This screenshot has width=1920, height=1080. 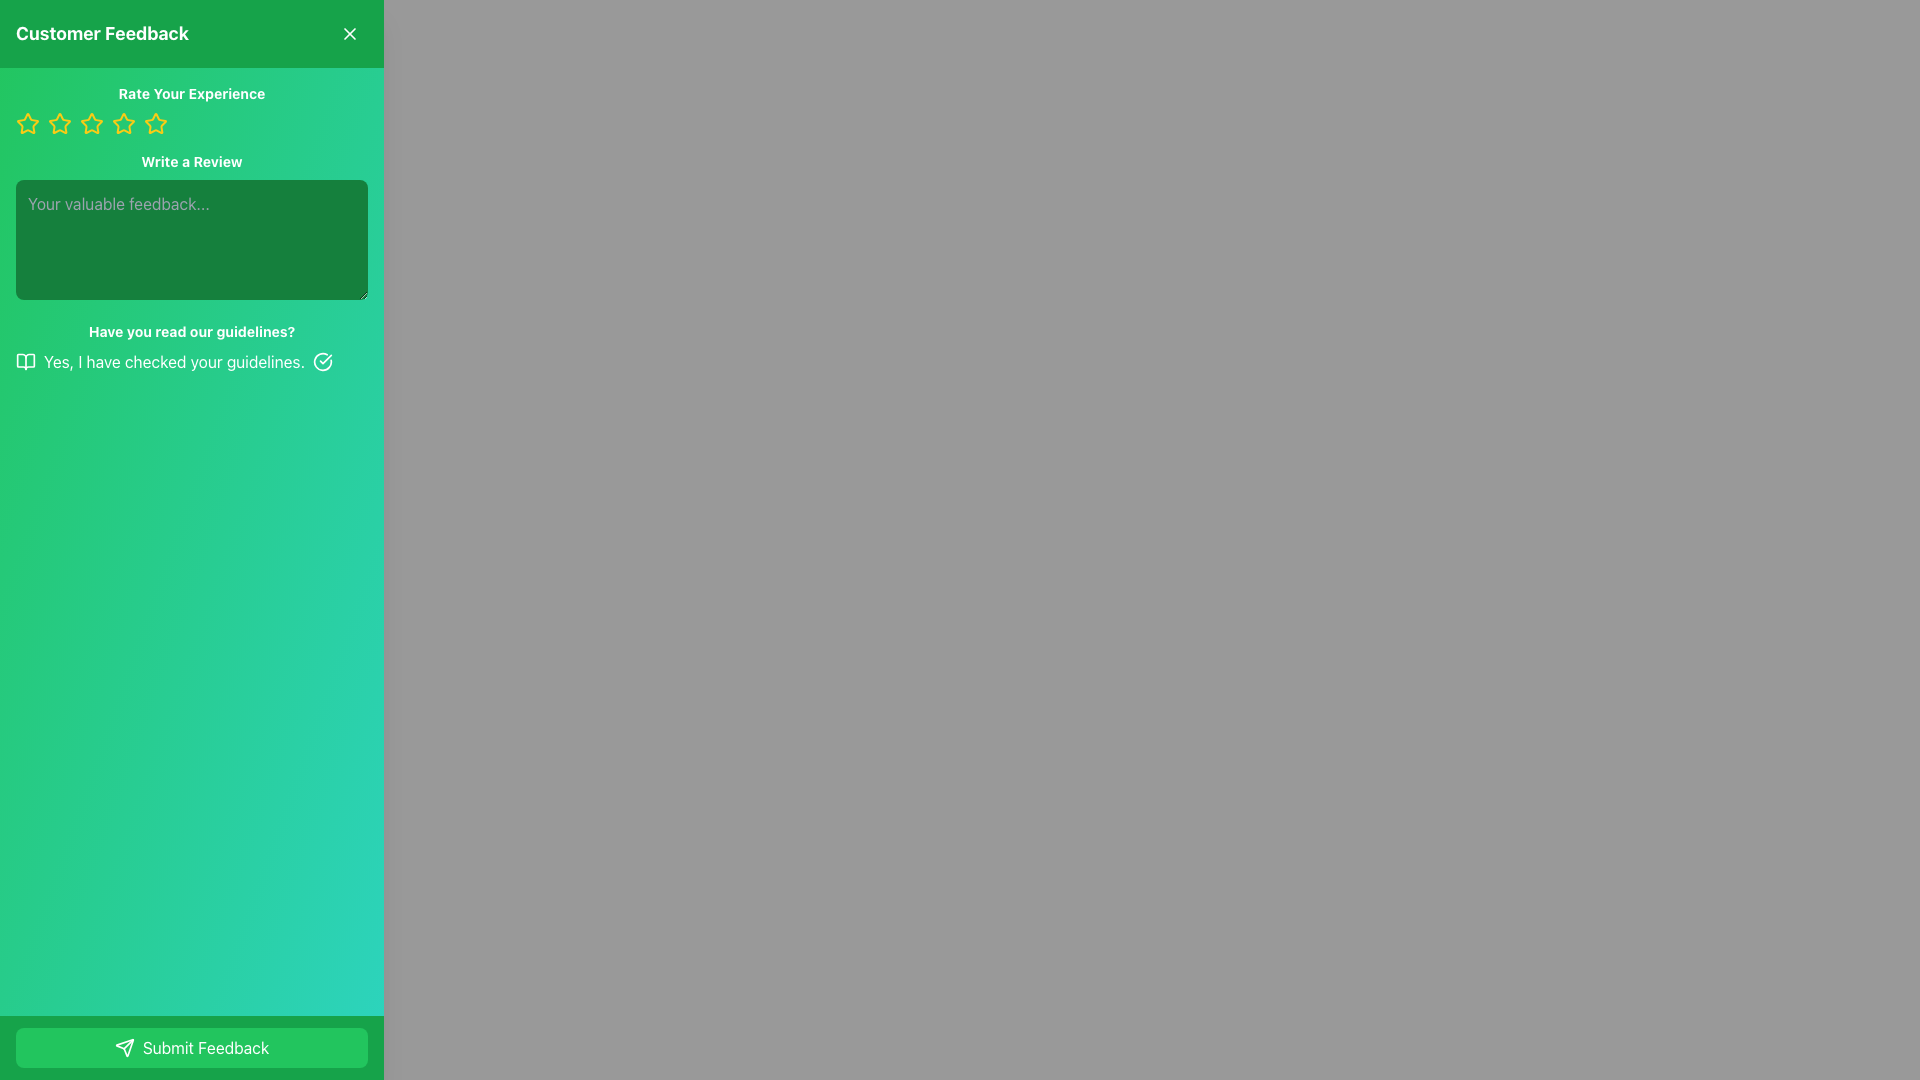 What do you see at coordinates (322, 362) in the screenshot?
I see `the circular icon with a checkmark inside, which is located at the top-right of the statement 'Yes, I have checked your guidelines.'` at bounding box center [322, 362].